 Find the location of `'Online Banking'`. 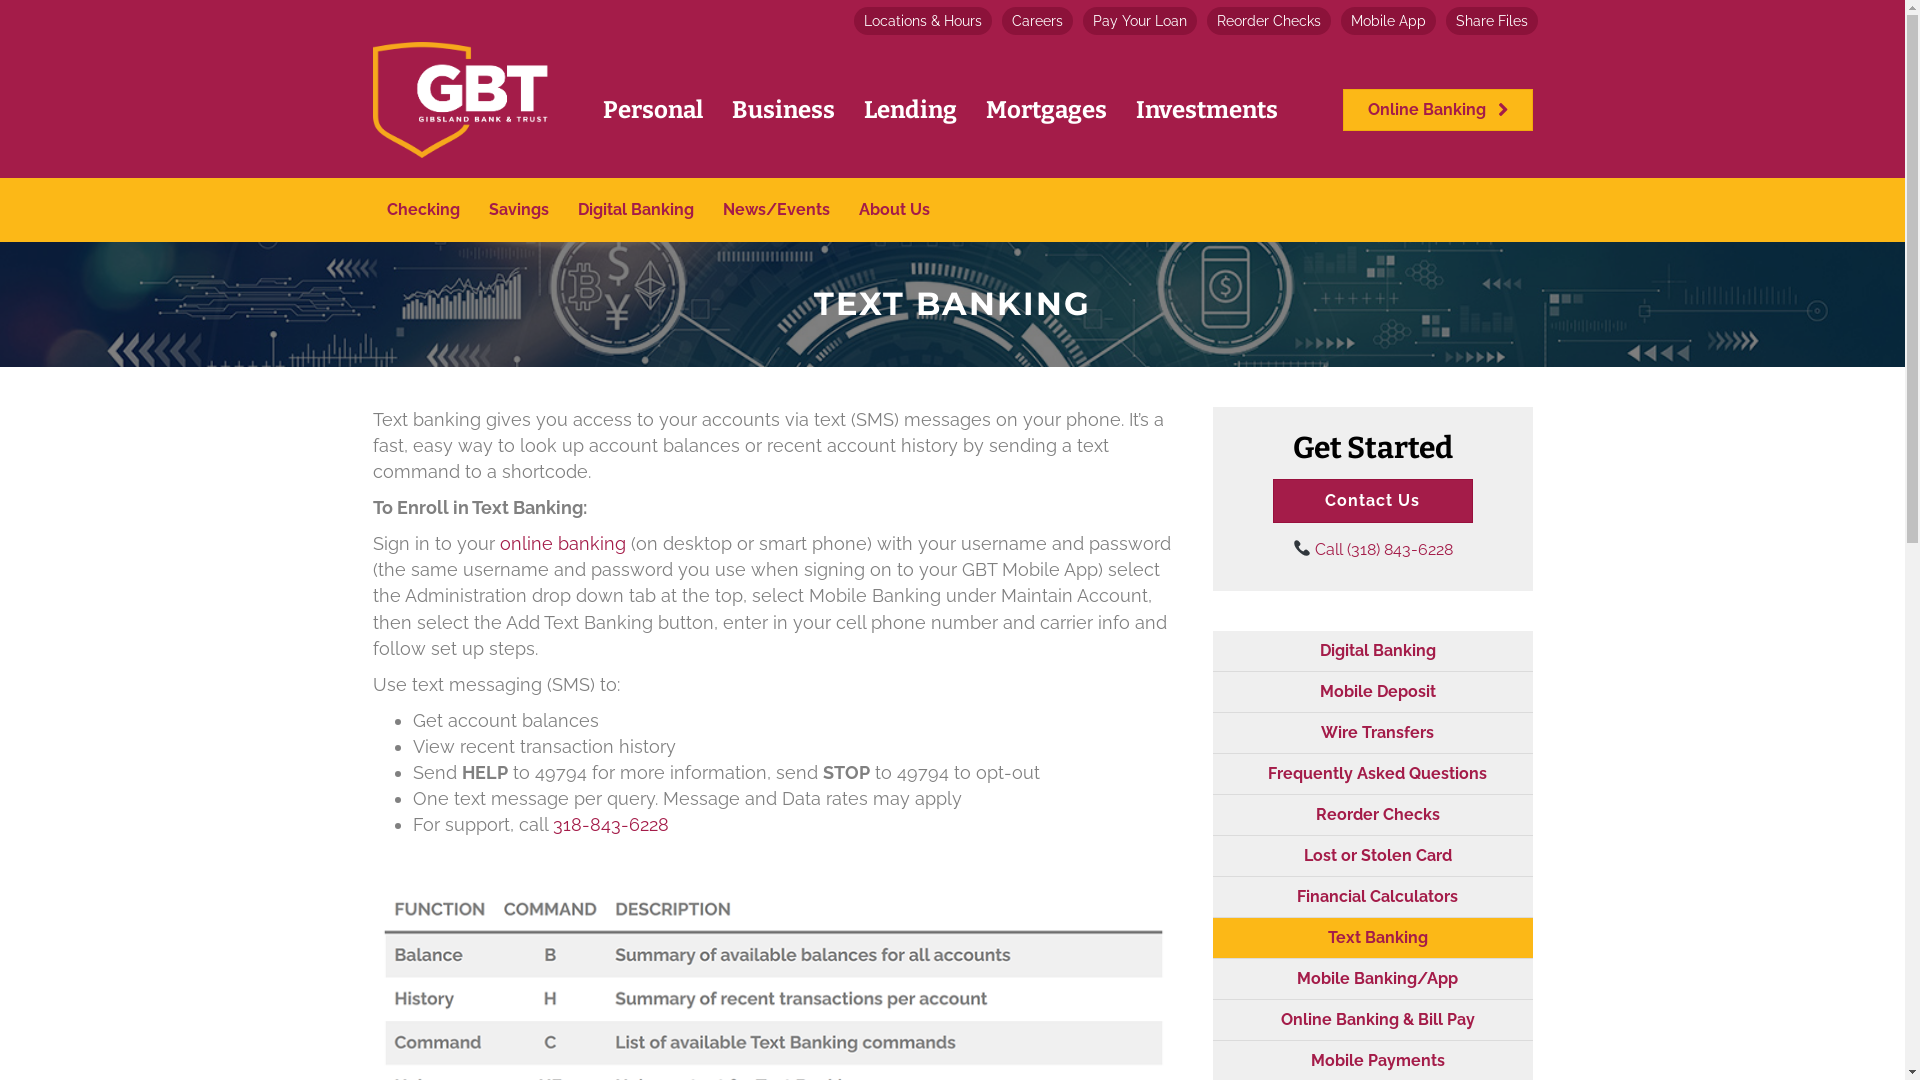

'Online Banking' is located at coordinates (1342, 110).